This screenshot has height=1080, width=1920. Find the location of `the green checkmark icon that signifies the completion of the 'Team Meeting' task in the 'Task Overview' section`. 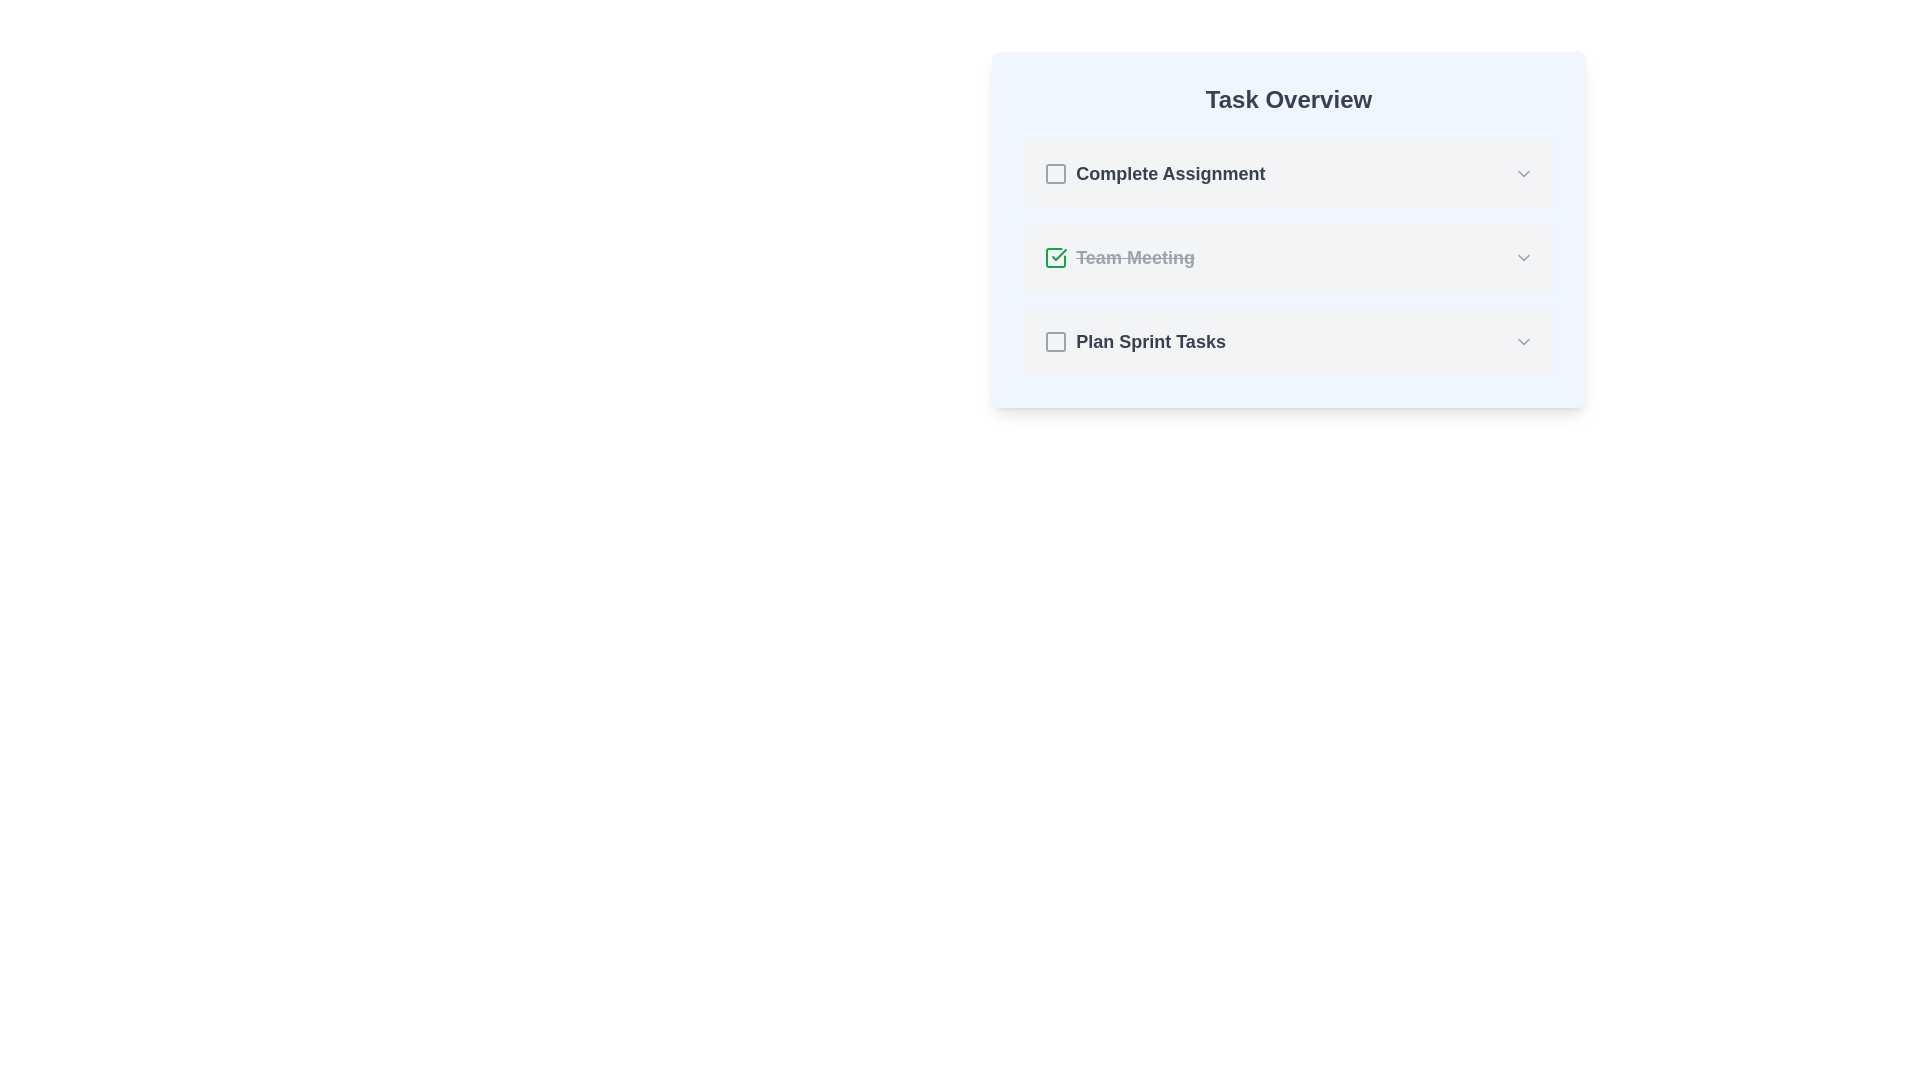

the green checkmark icon that signifies the completion of the 'Team Meeting' task in the 'Task Overview' section is located at coordinates (1058, 253).